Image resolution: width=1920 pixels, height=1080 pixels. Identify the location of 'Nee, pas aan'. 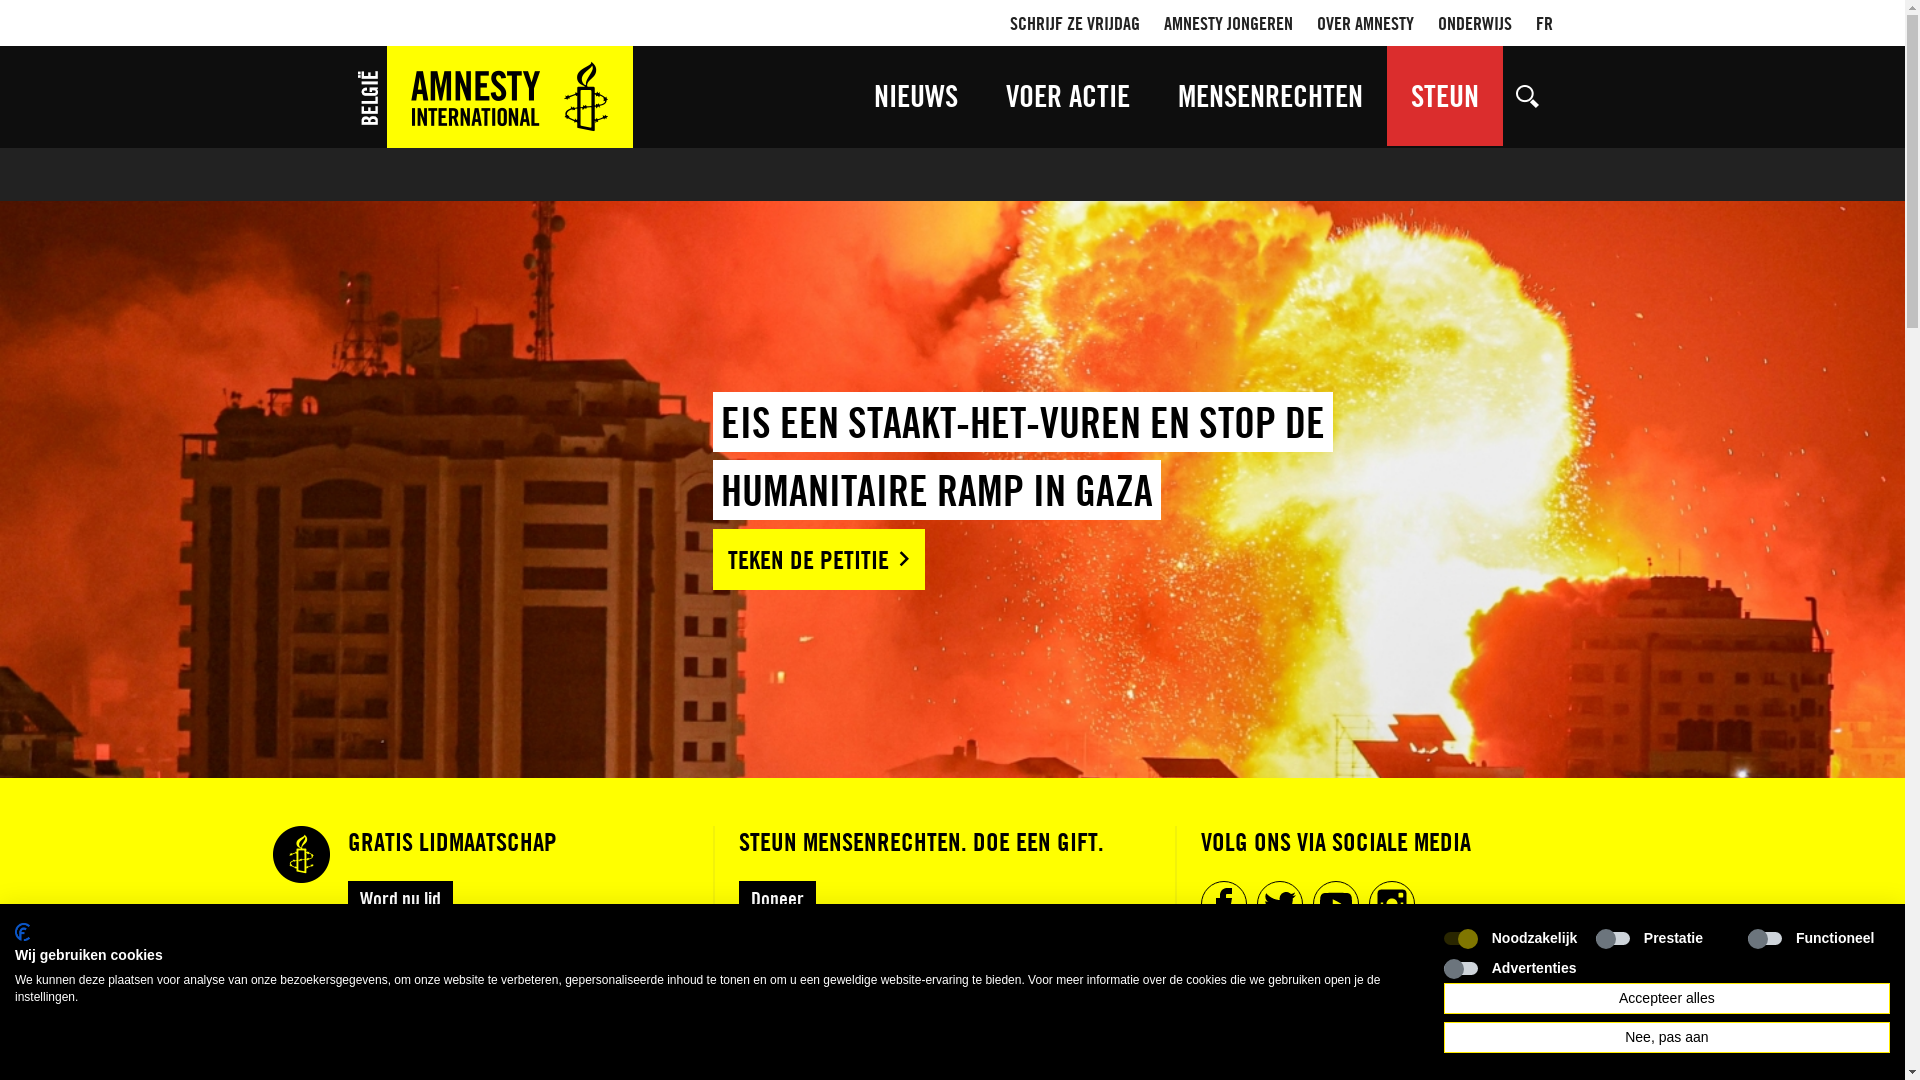
(1666, 1036).